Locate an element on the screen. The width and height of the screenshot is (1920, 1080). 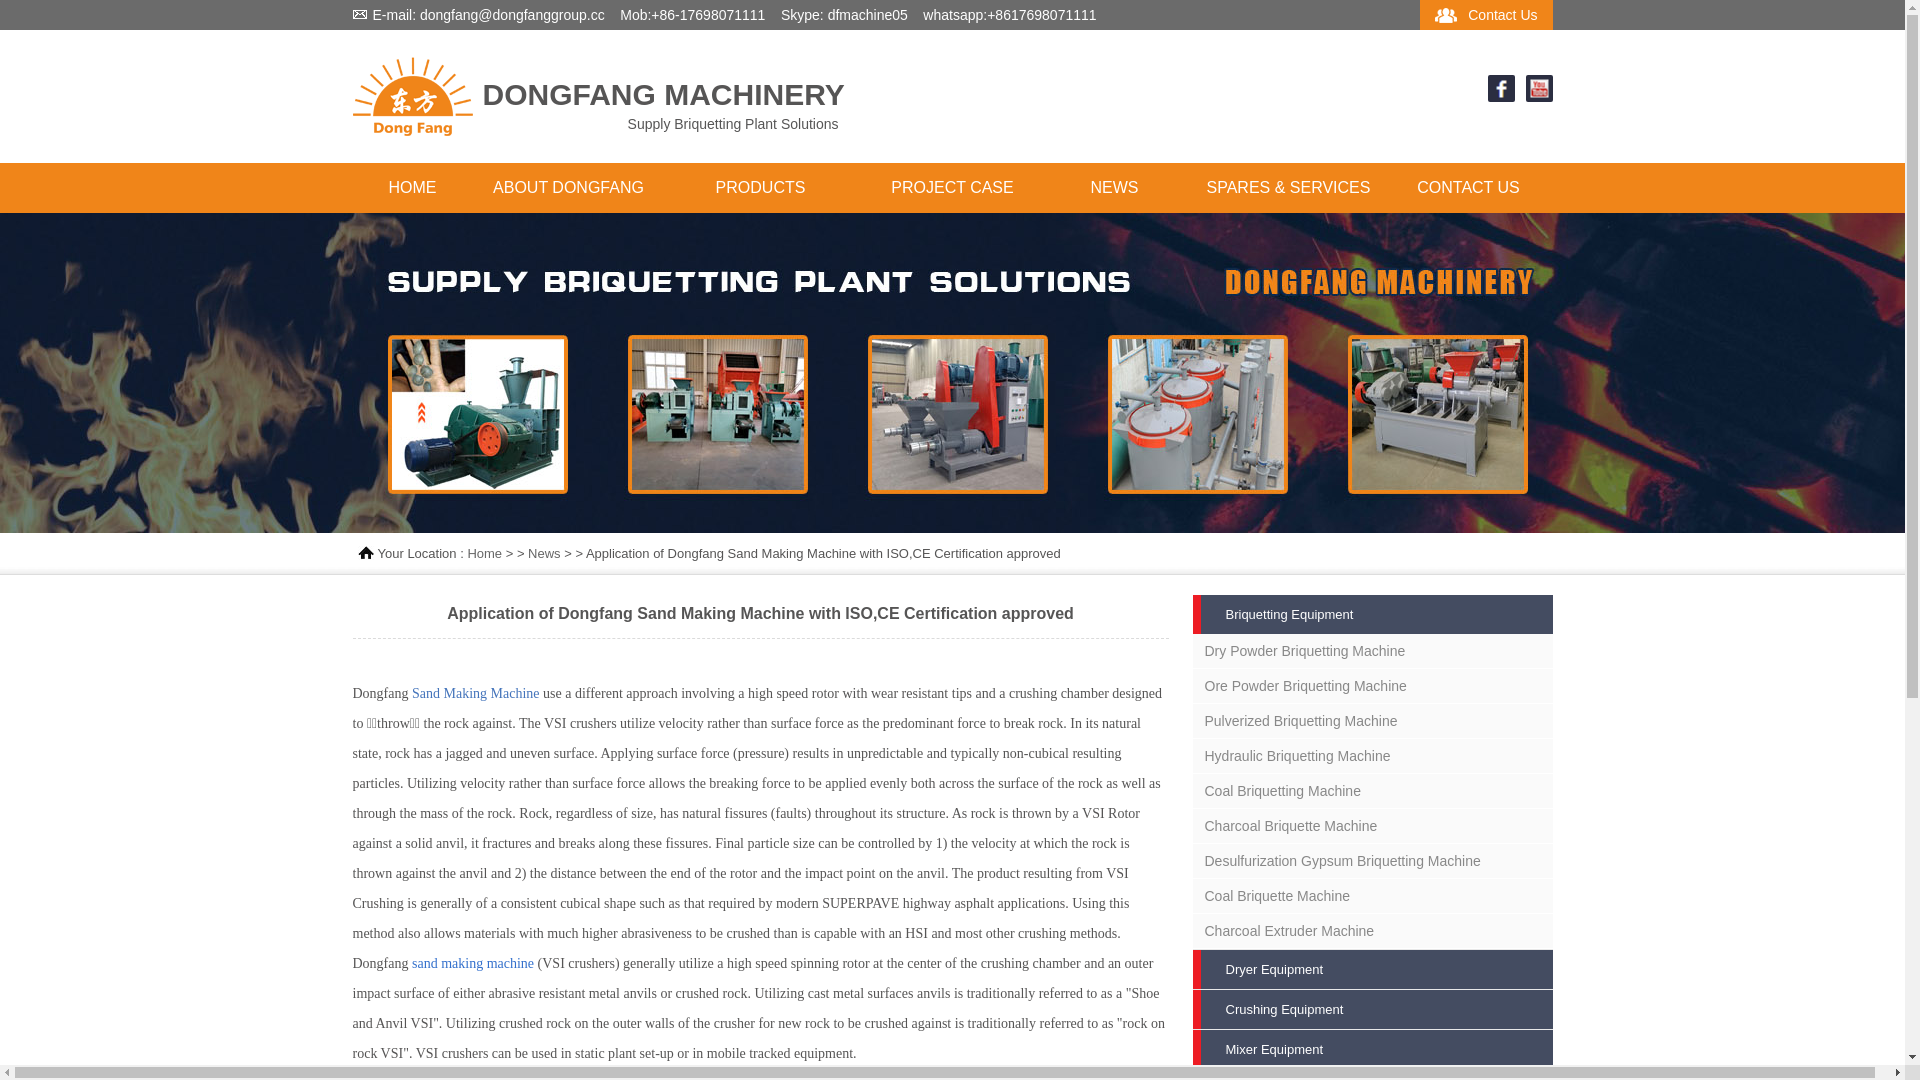
'Crushing Equipment' is located at coordinates (1371, 1009).